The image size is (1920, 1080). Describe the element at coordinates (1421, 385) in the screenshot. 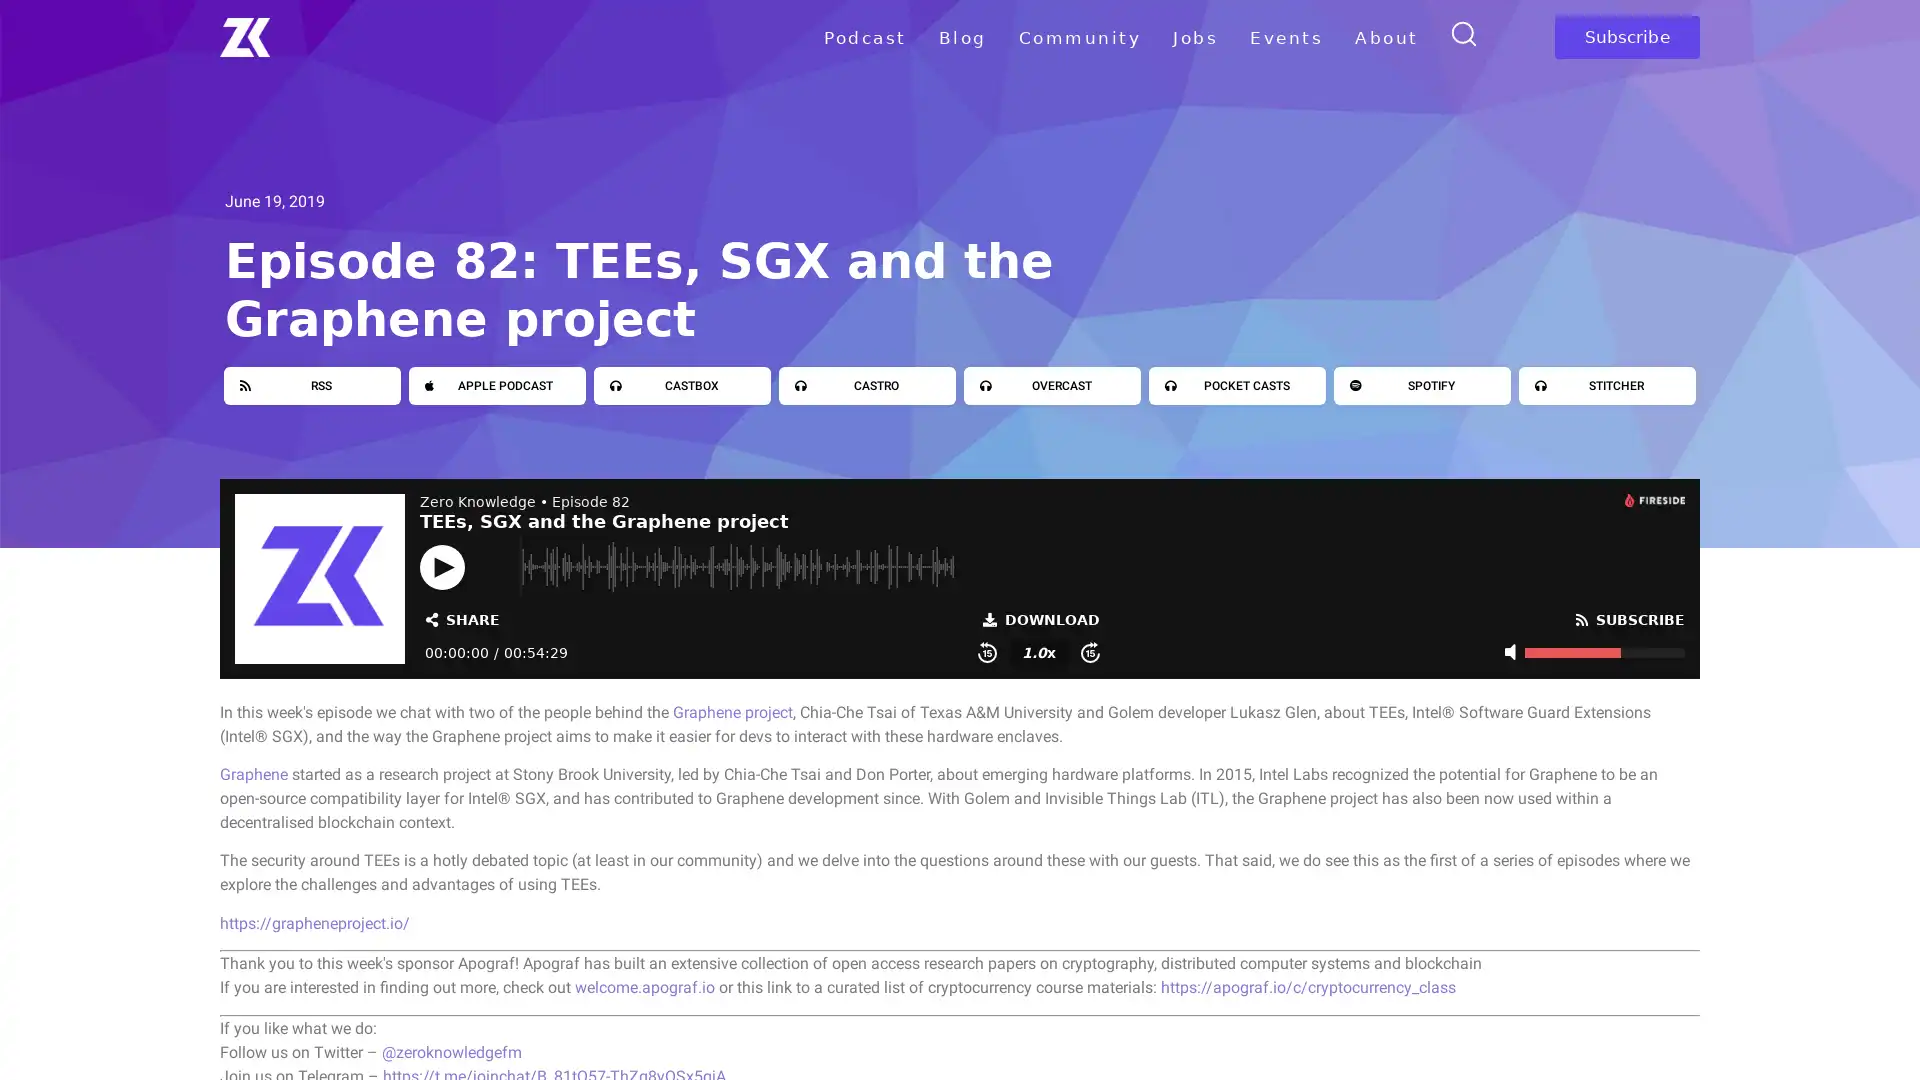

I see `SPOTIFY` at that location.